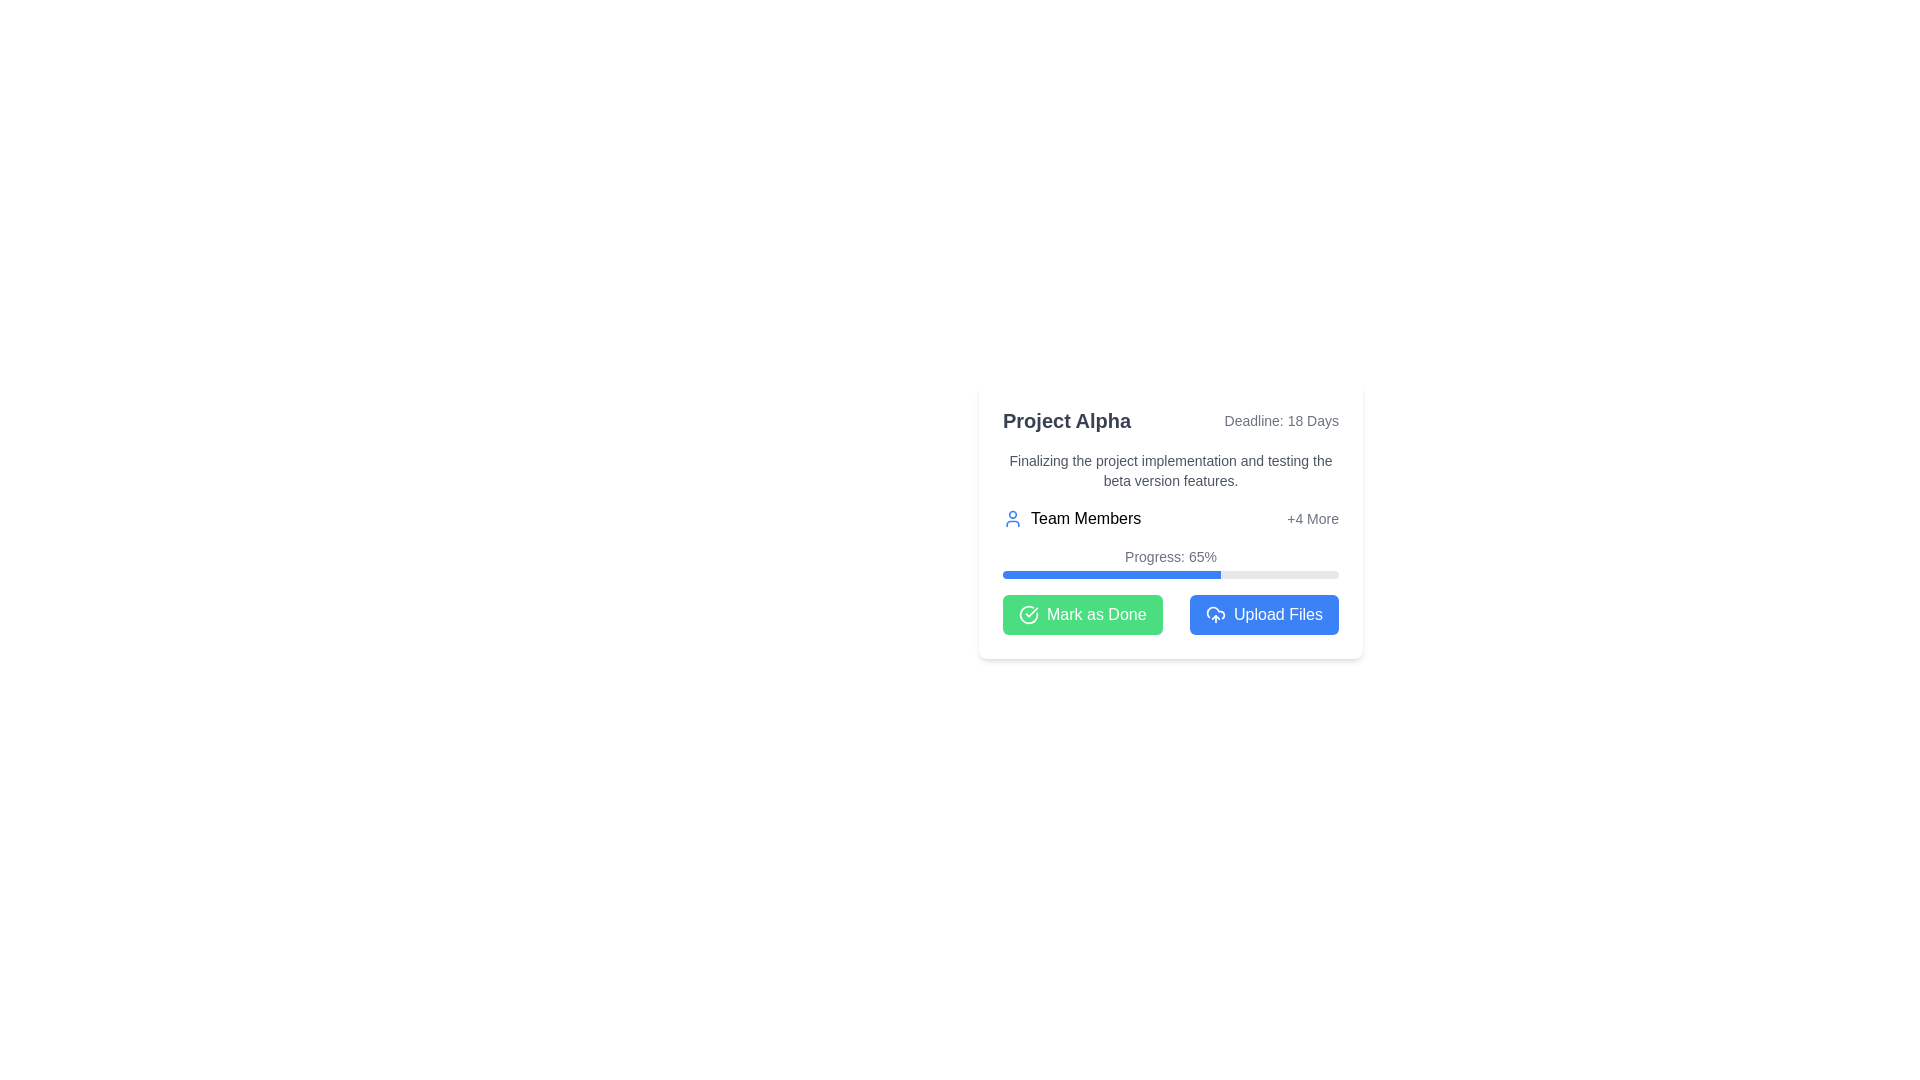 Image resolution: width=1920 pixels, height=1080 pixels. What do you see at coordinates (1111, 574) in the screenshot?
I see `the Filled Indicator within the progress bar that visually indicates task completion` at bounding box center [1111, 574].